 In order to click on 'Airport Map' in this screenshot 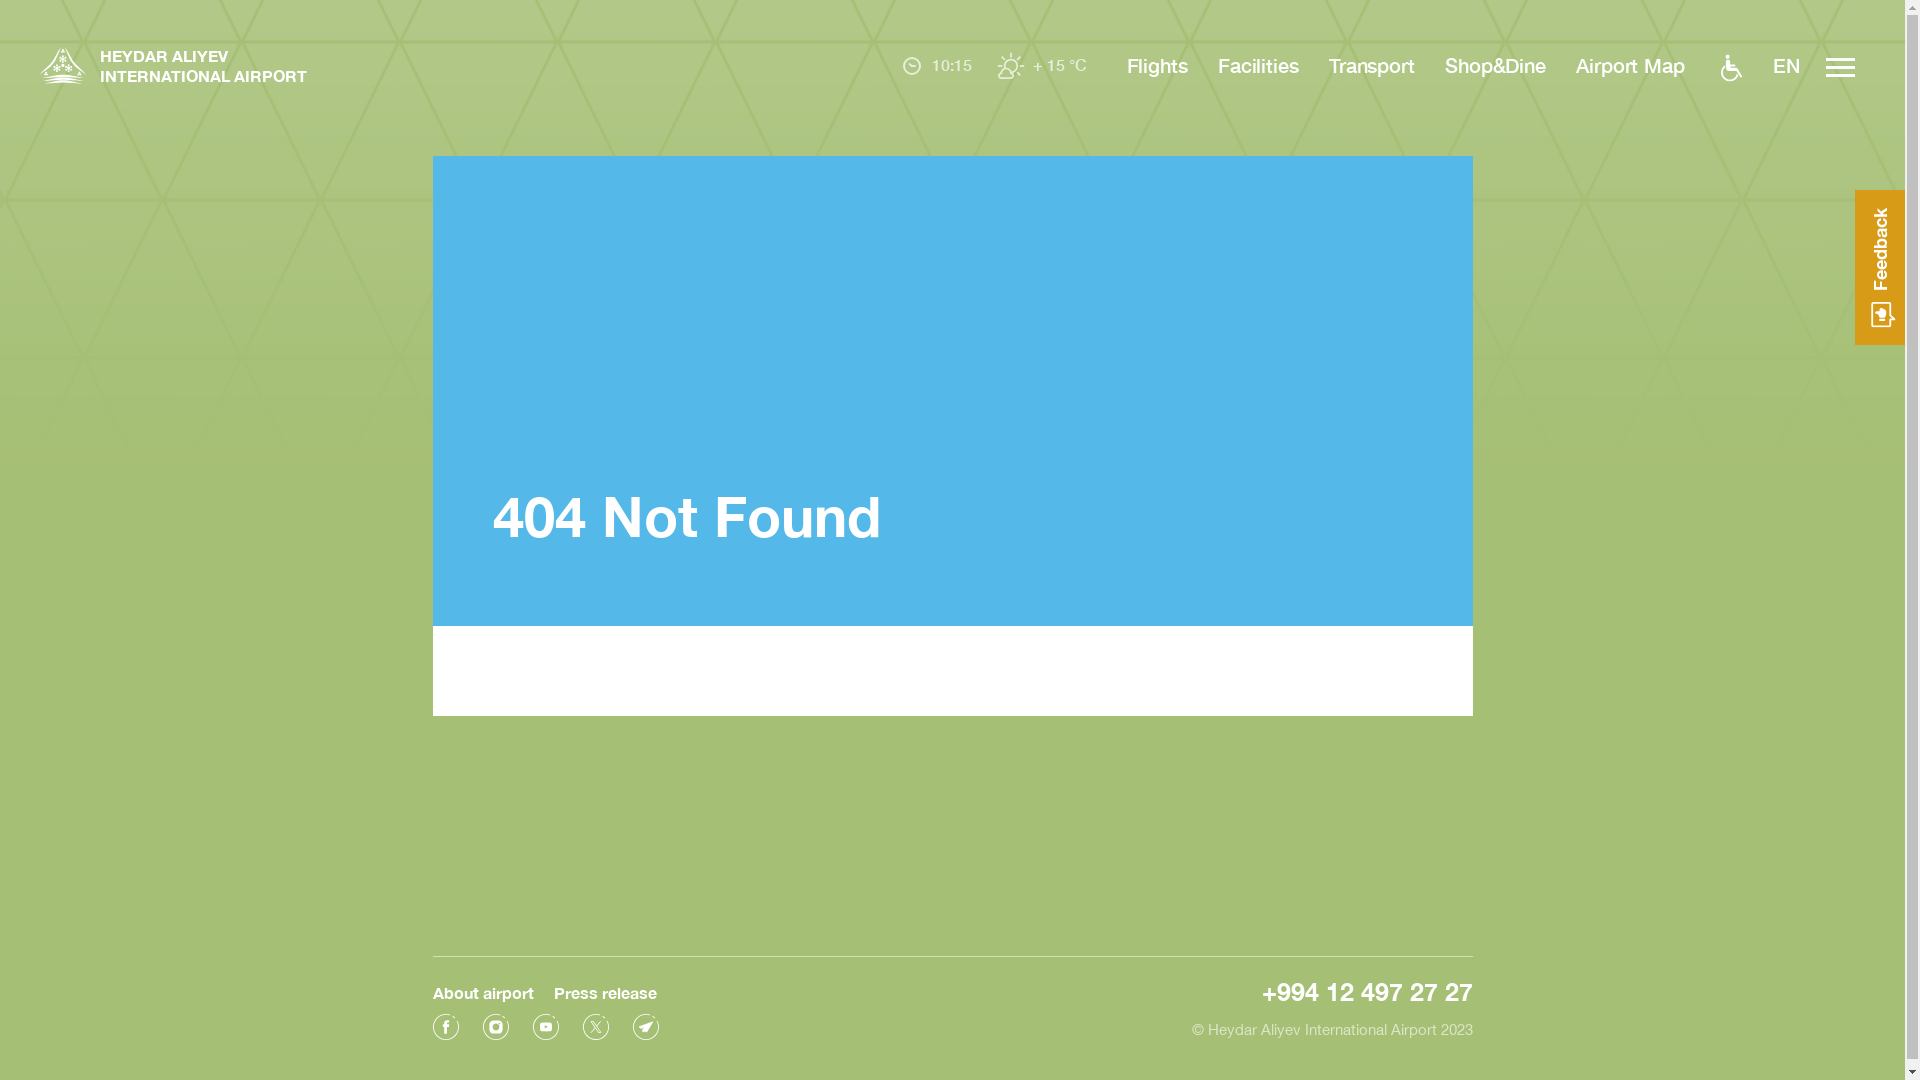, I will do `click(1630, 64)`.